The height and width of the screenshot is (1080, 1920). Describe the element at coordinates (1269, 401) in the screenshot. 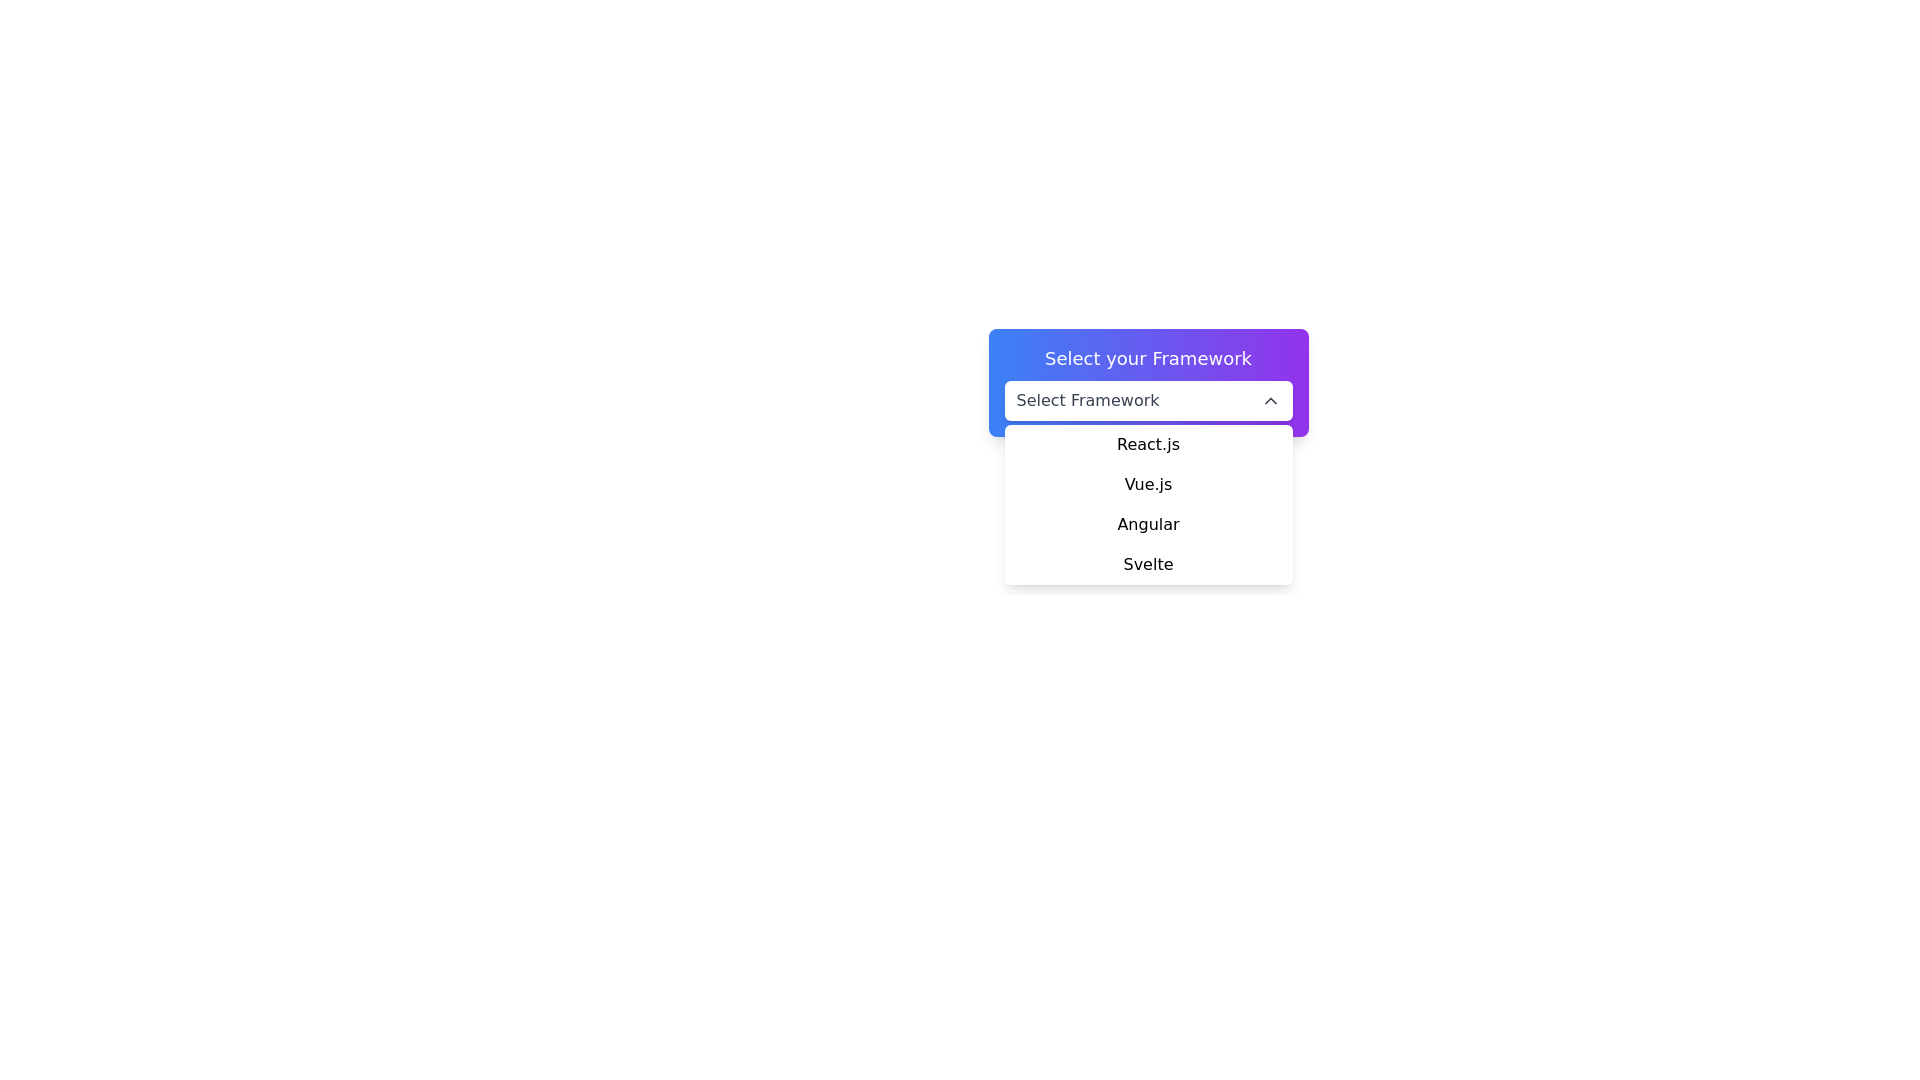

I see `the chevron-shaped arrow icon pointing upwards, which has a minimalist design with a black outline and a white background, located in the rightmost portion of the 'Select Framework' dropdown bar` at that location.